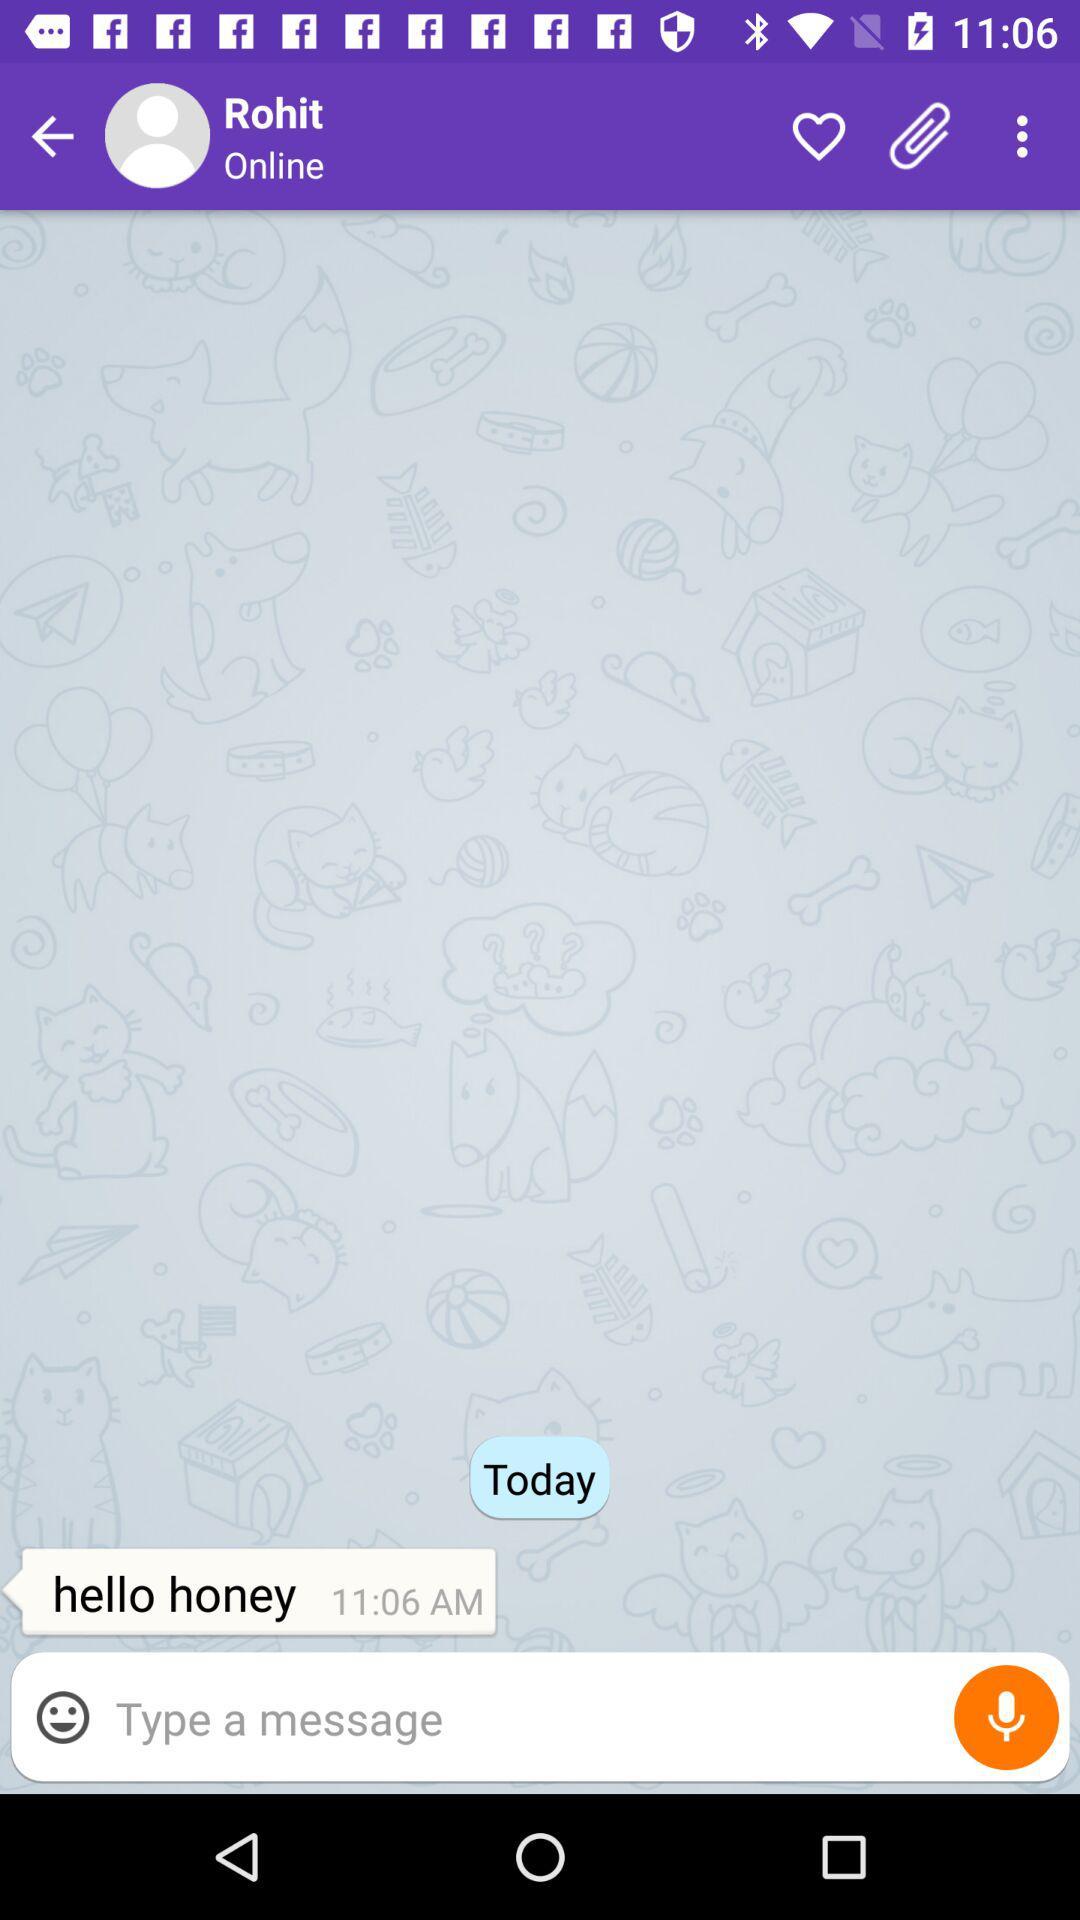  I want to click on open voice recognition, so click(1006, 1716).